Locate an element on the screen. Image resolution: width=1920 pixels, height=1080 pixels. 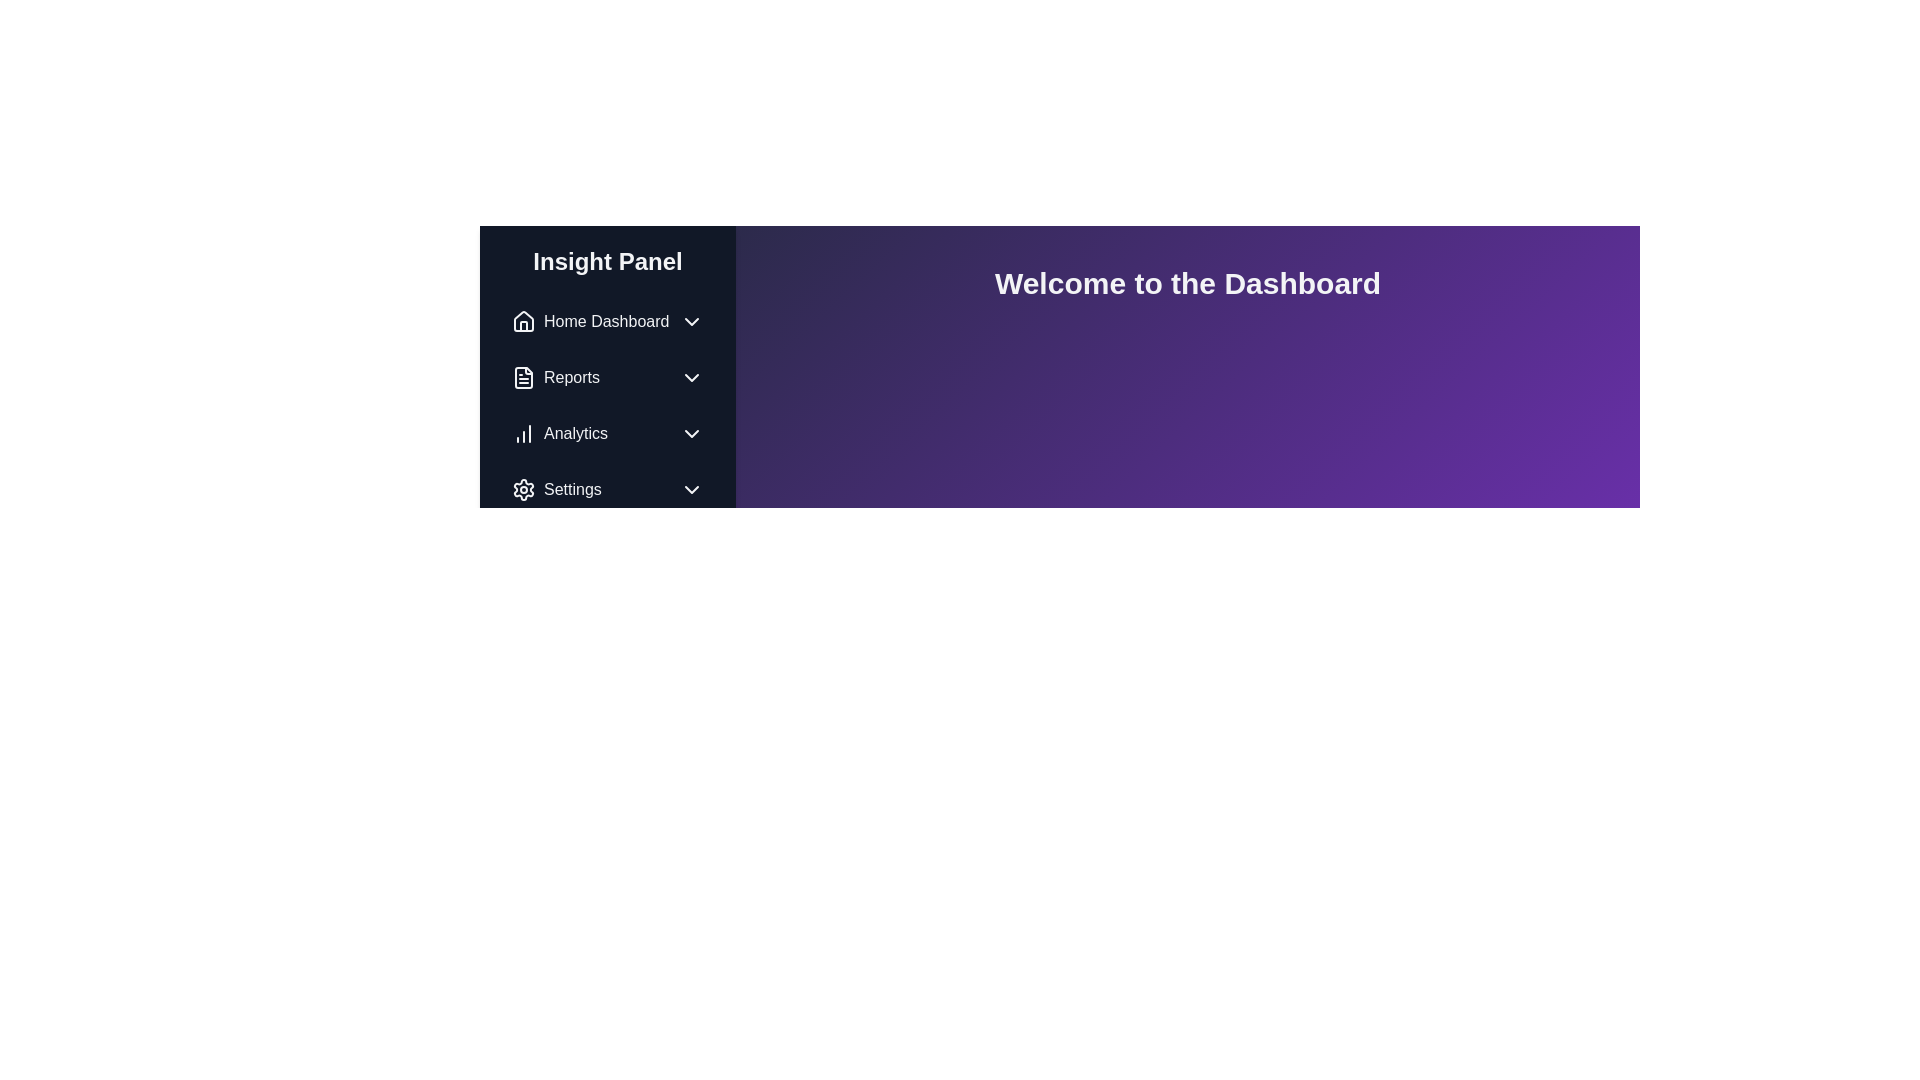
the 'Reports' text label in the sidebar navigation panel is located at coordinates (570, 378).